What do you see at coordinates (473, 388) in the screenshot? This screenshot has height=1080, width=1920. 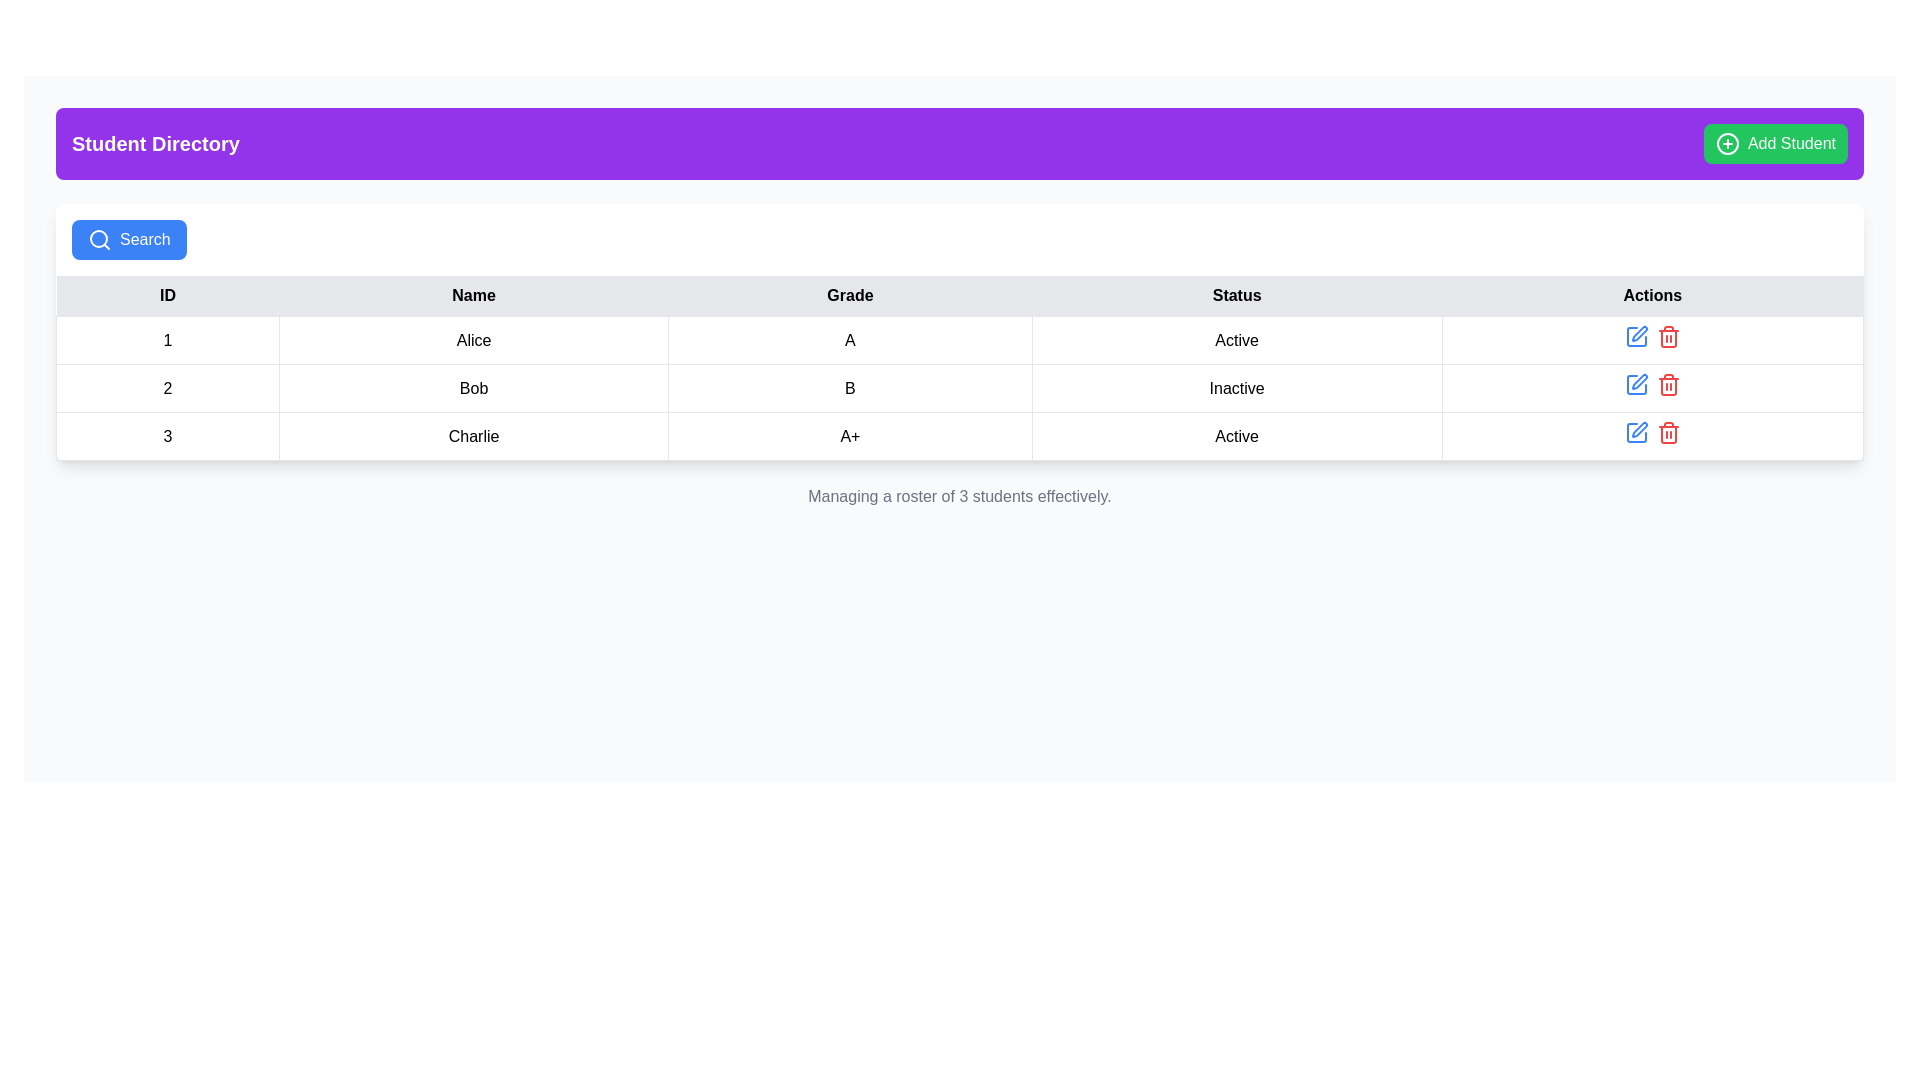 I see `the informational Text label displaying the name 'Bob' in the second column of the second row of the table` at bounding box center [473, 388].